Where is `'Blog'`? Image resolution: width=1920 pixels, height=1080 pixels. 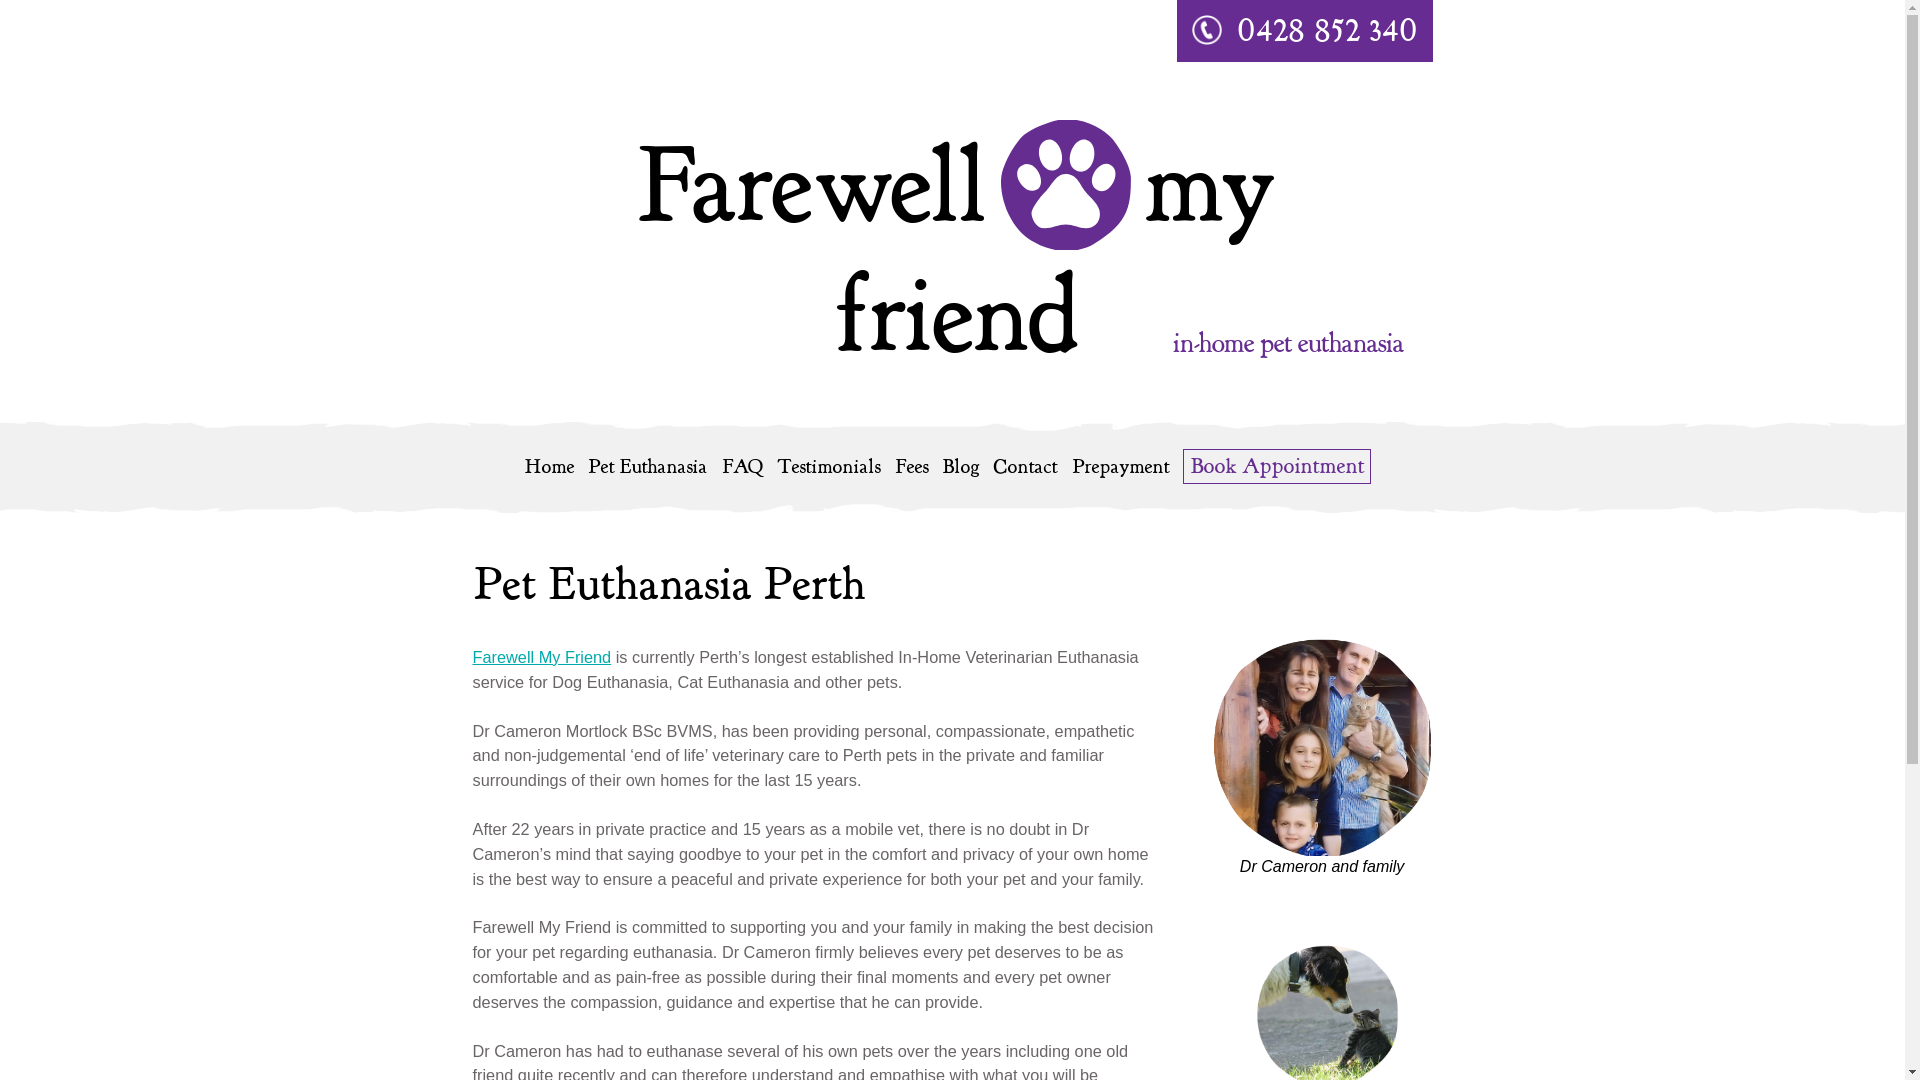 'Blog' is located at coordinates (960, 467).